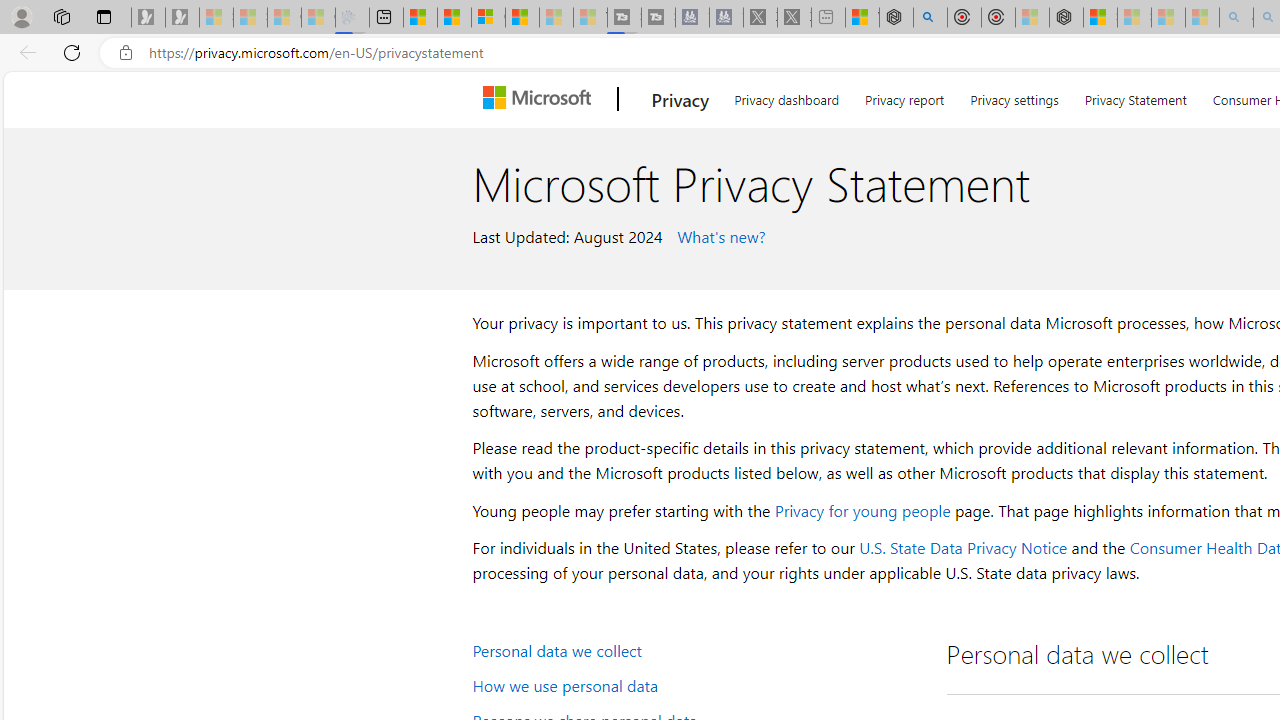 Image resolution: width=1280 pixels, height=720 pixels. Describe the element at coordinates (862, 509) in the screenshot. I see `'Privacy for young people'` at that location.